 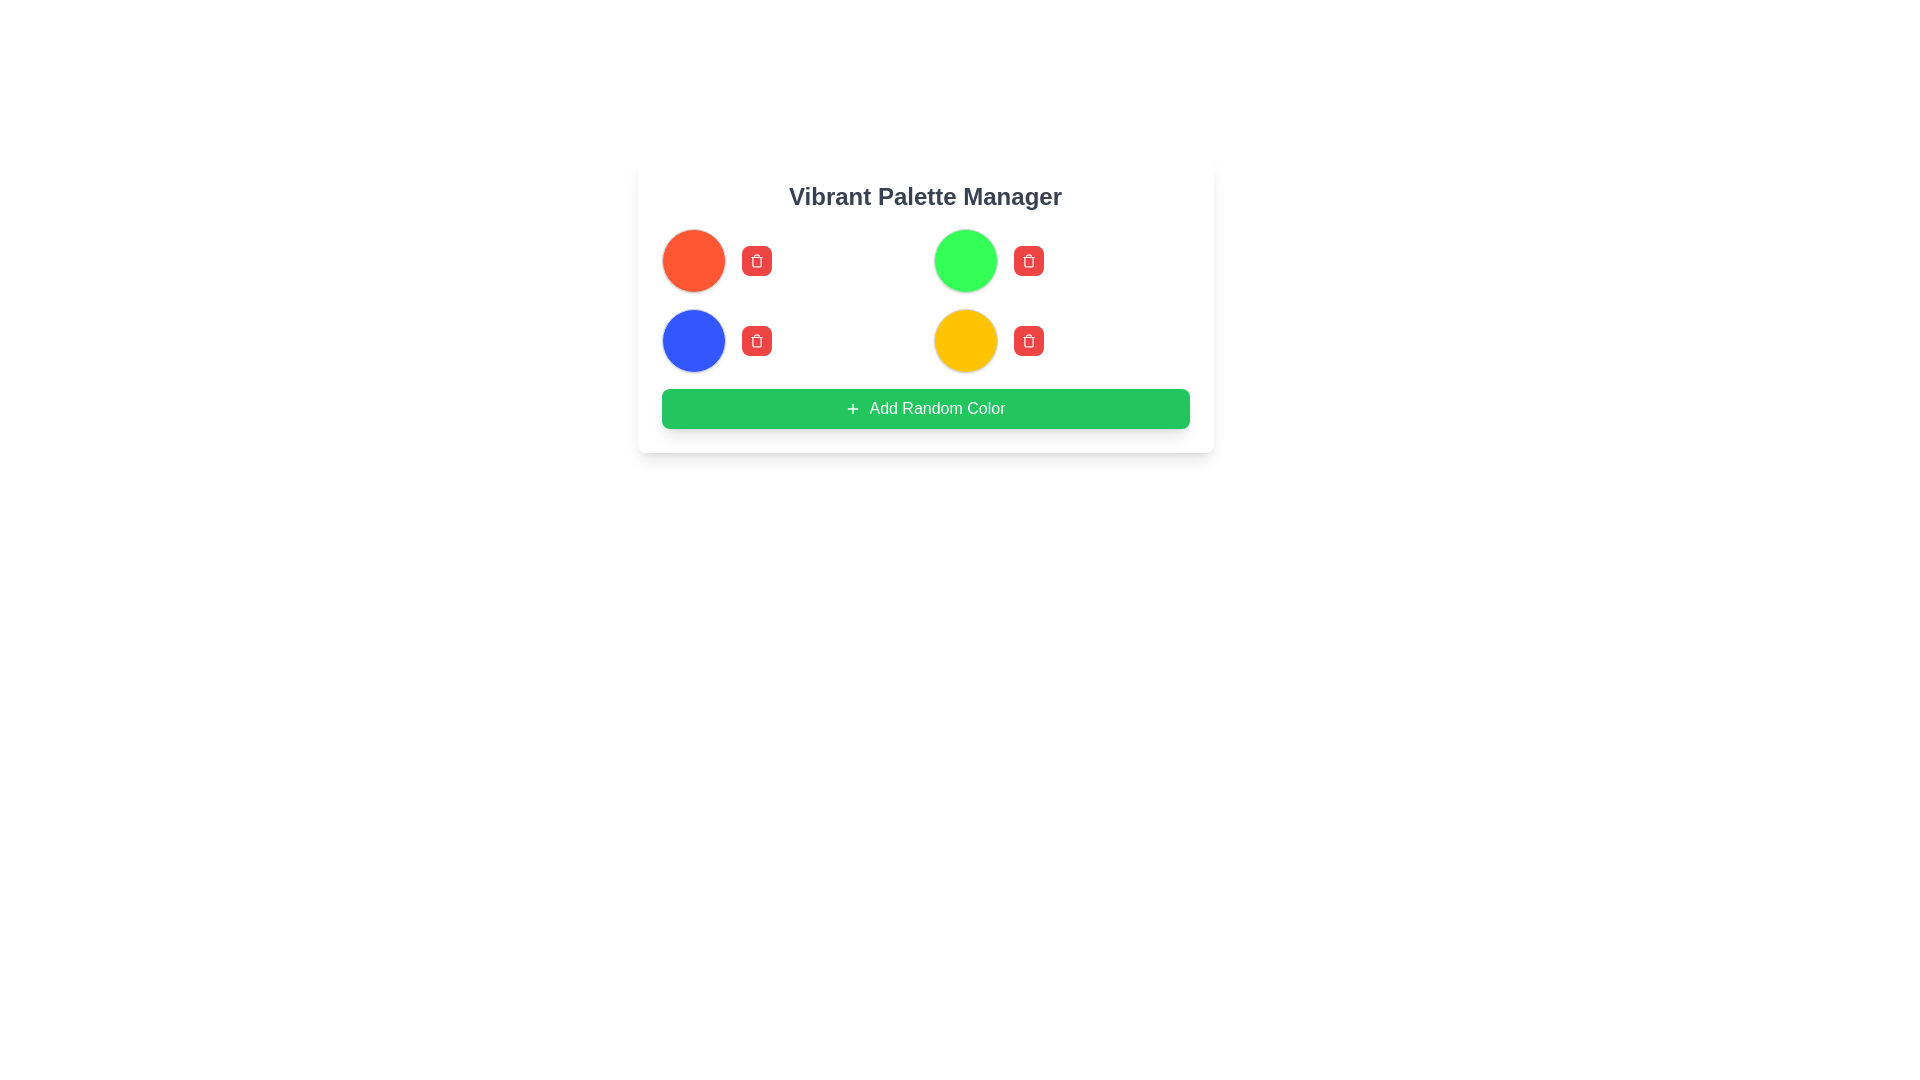 What do you see at coordinates (965, 260) in the screenshot?
I see `the second circular UI widget in the color palette, which serves as a color display or selector` at bounding box center [965, 260].